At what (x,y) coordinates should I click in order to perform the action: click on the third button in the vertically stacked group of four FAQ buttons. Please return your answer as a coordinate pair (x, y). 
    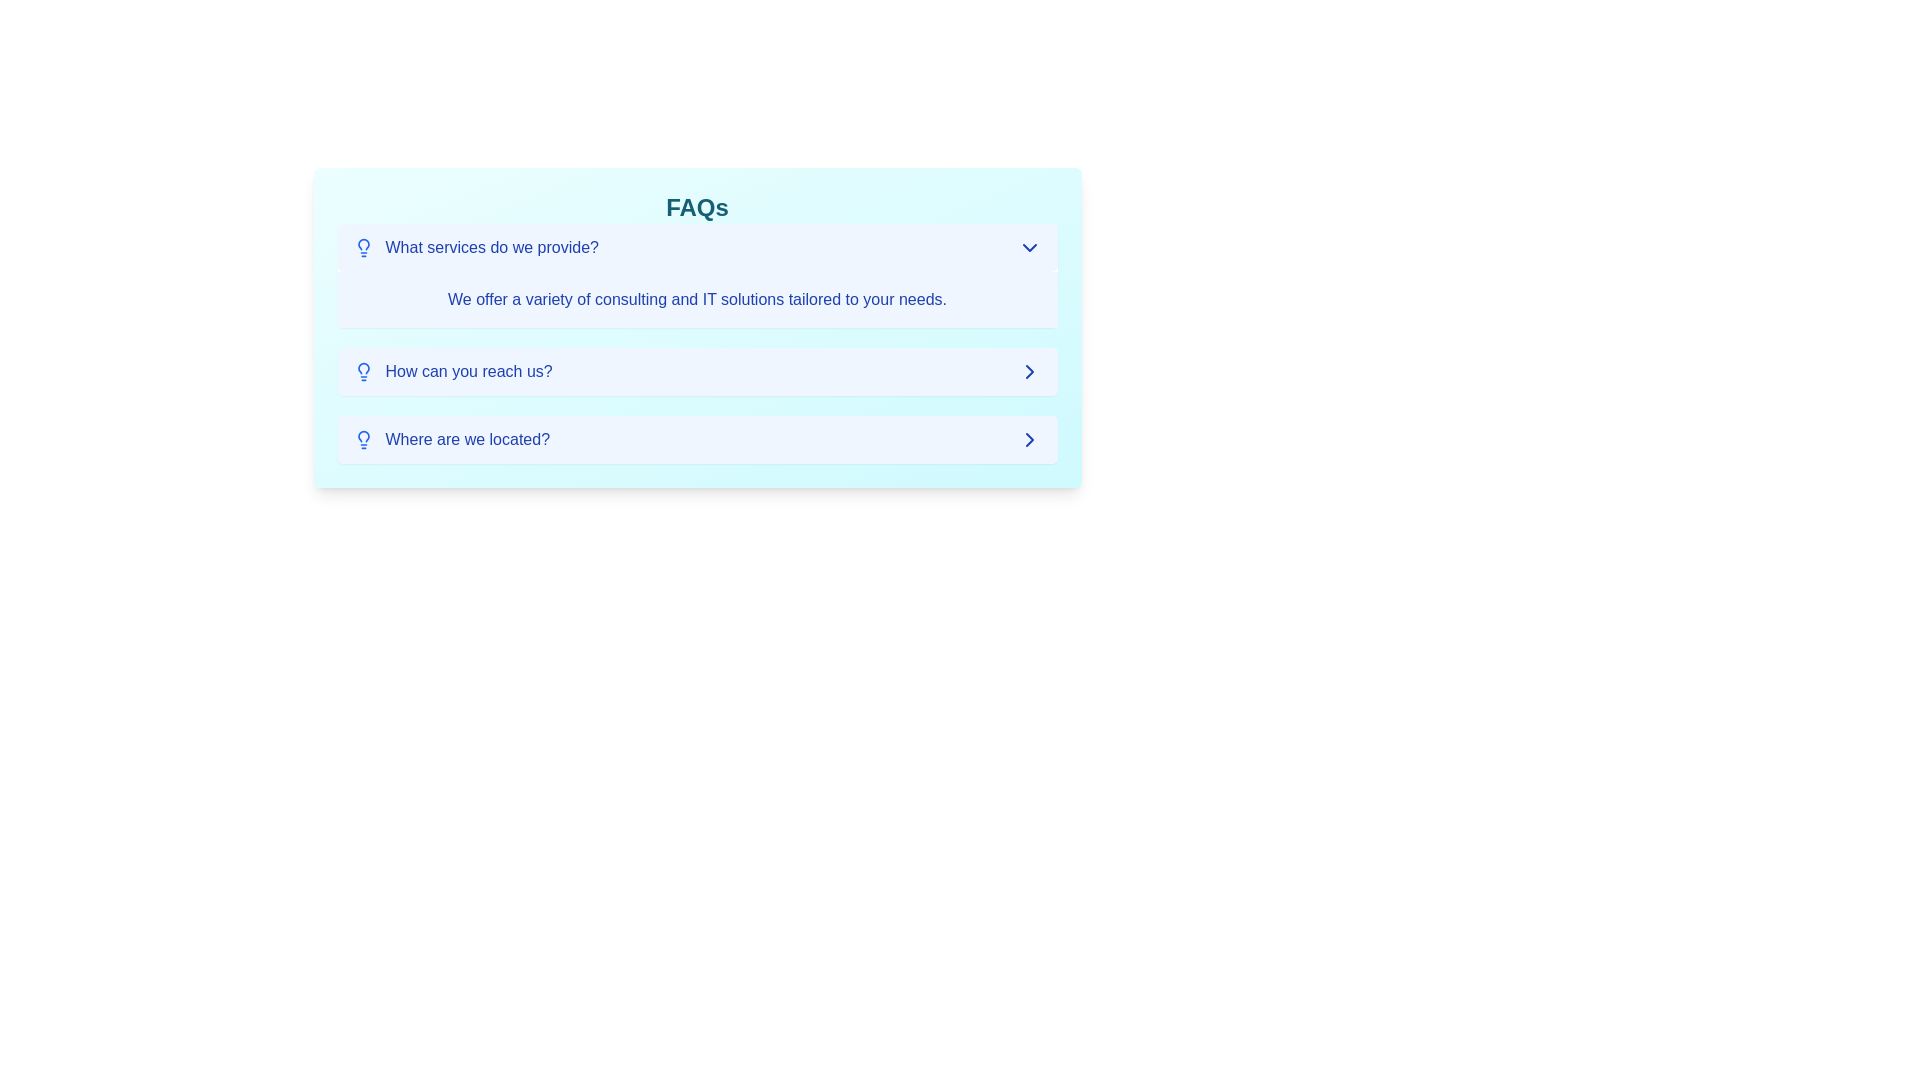
    Looking at the image, I should click on (697, 438).